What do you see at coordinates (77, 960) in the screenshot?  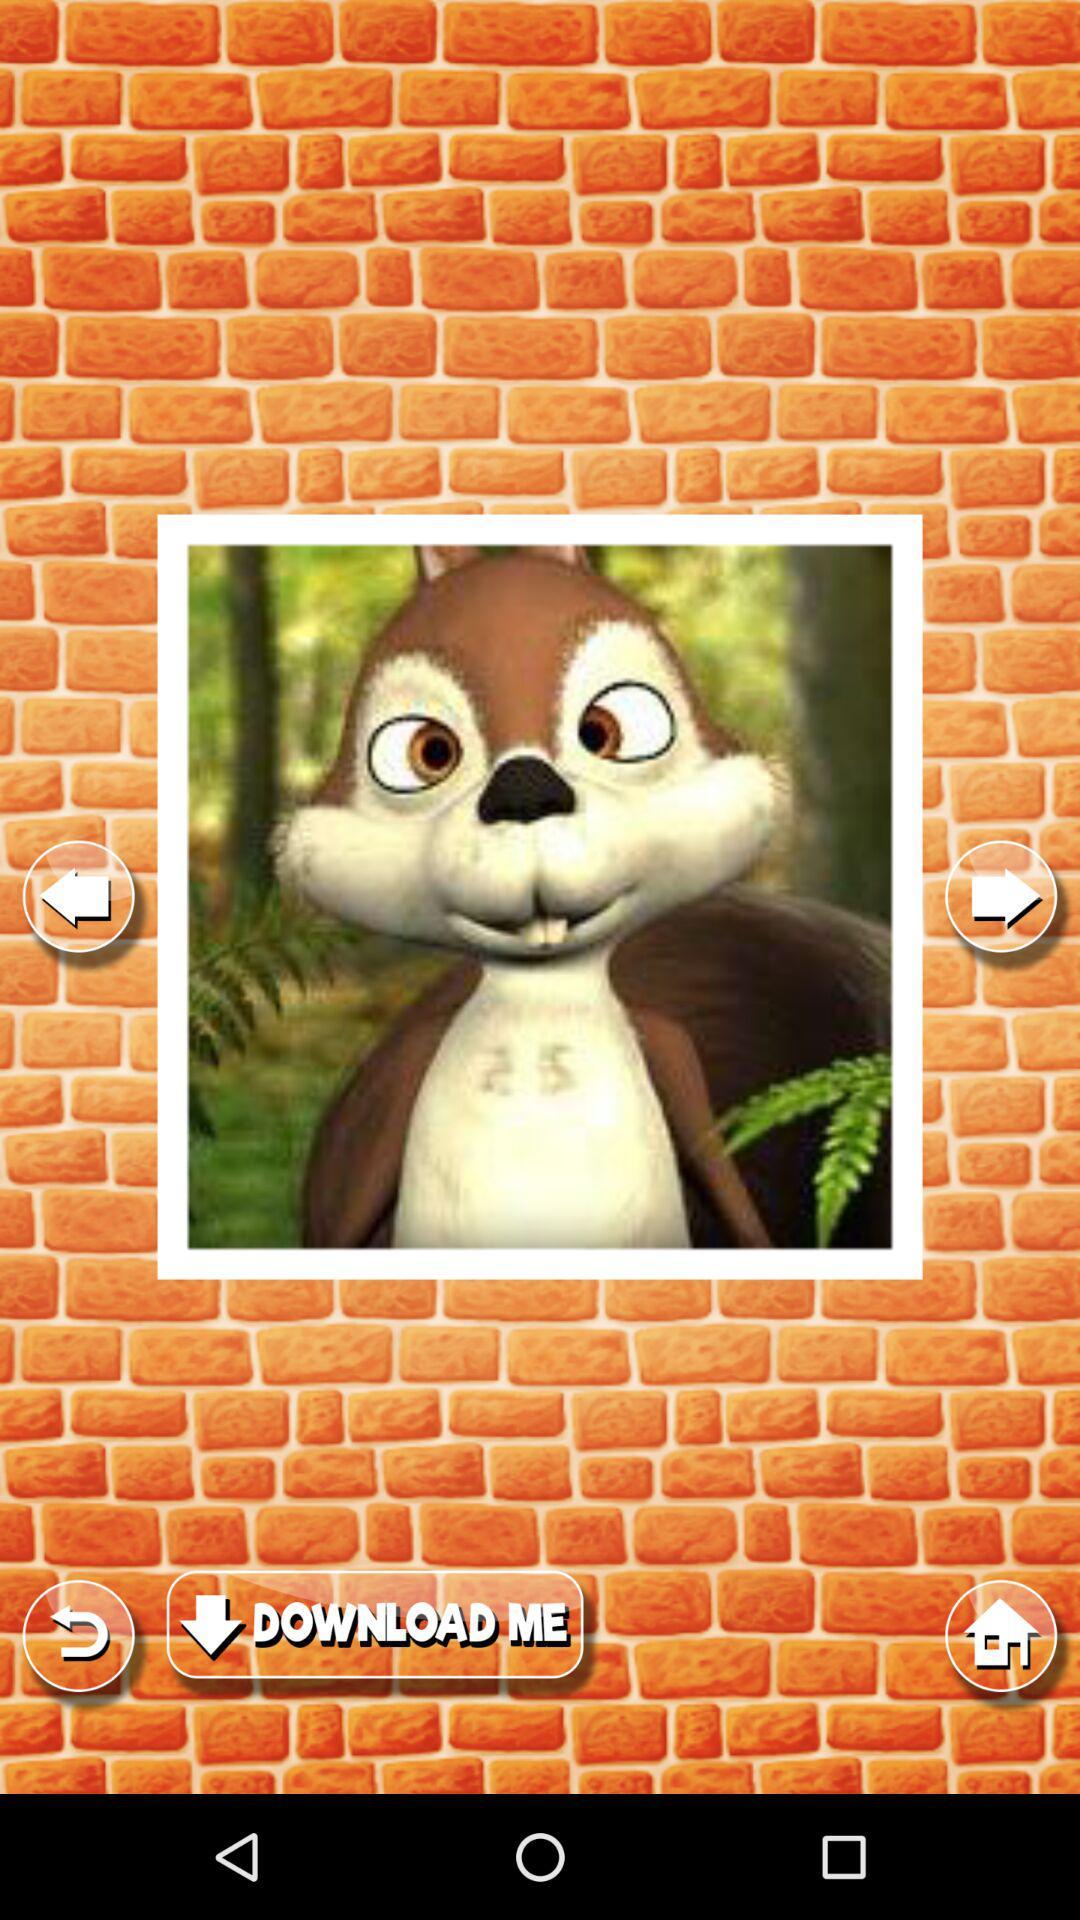 I see `the arrow_backward icon` at bounding box center [77, 960].